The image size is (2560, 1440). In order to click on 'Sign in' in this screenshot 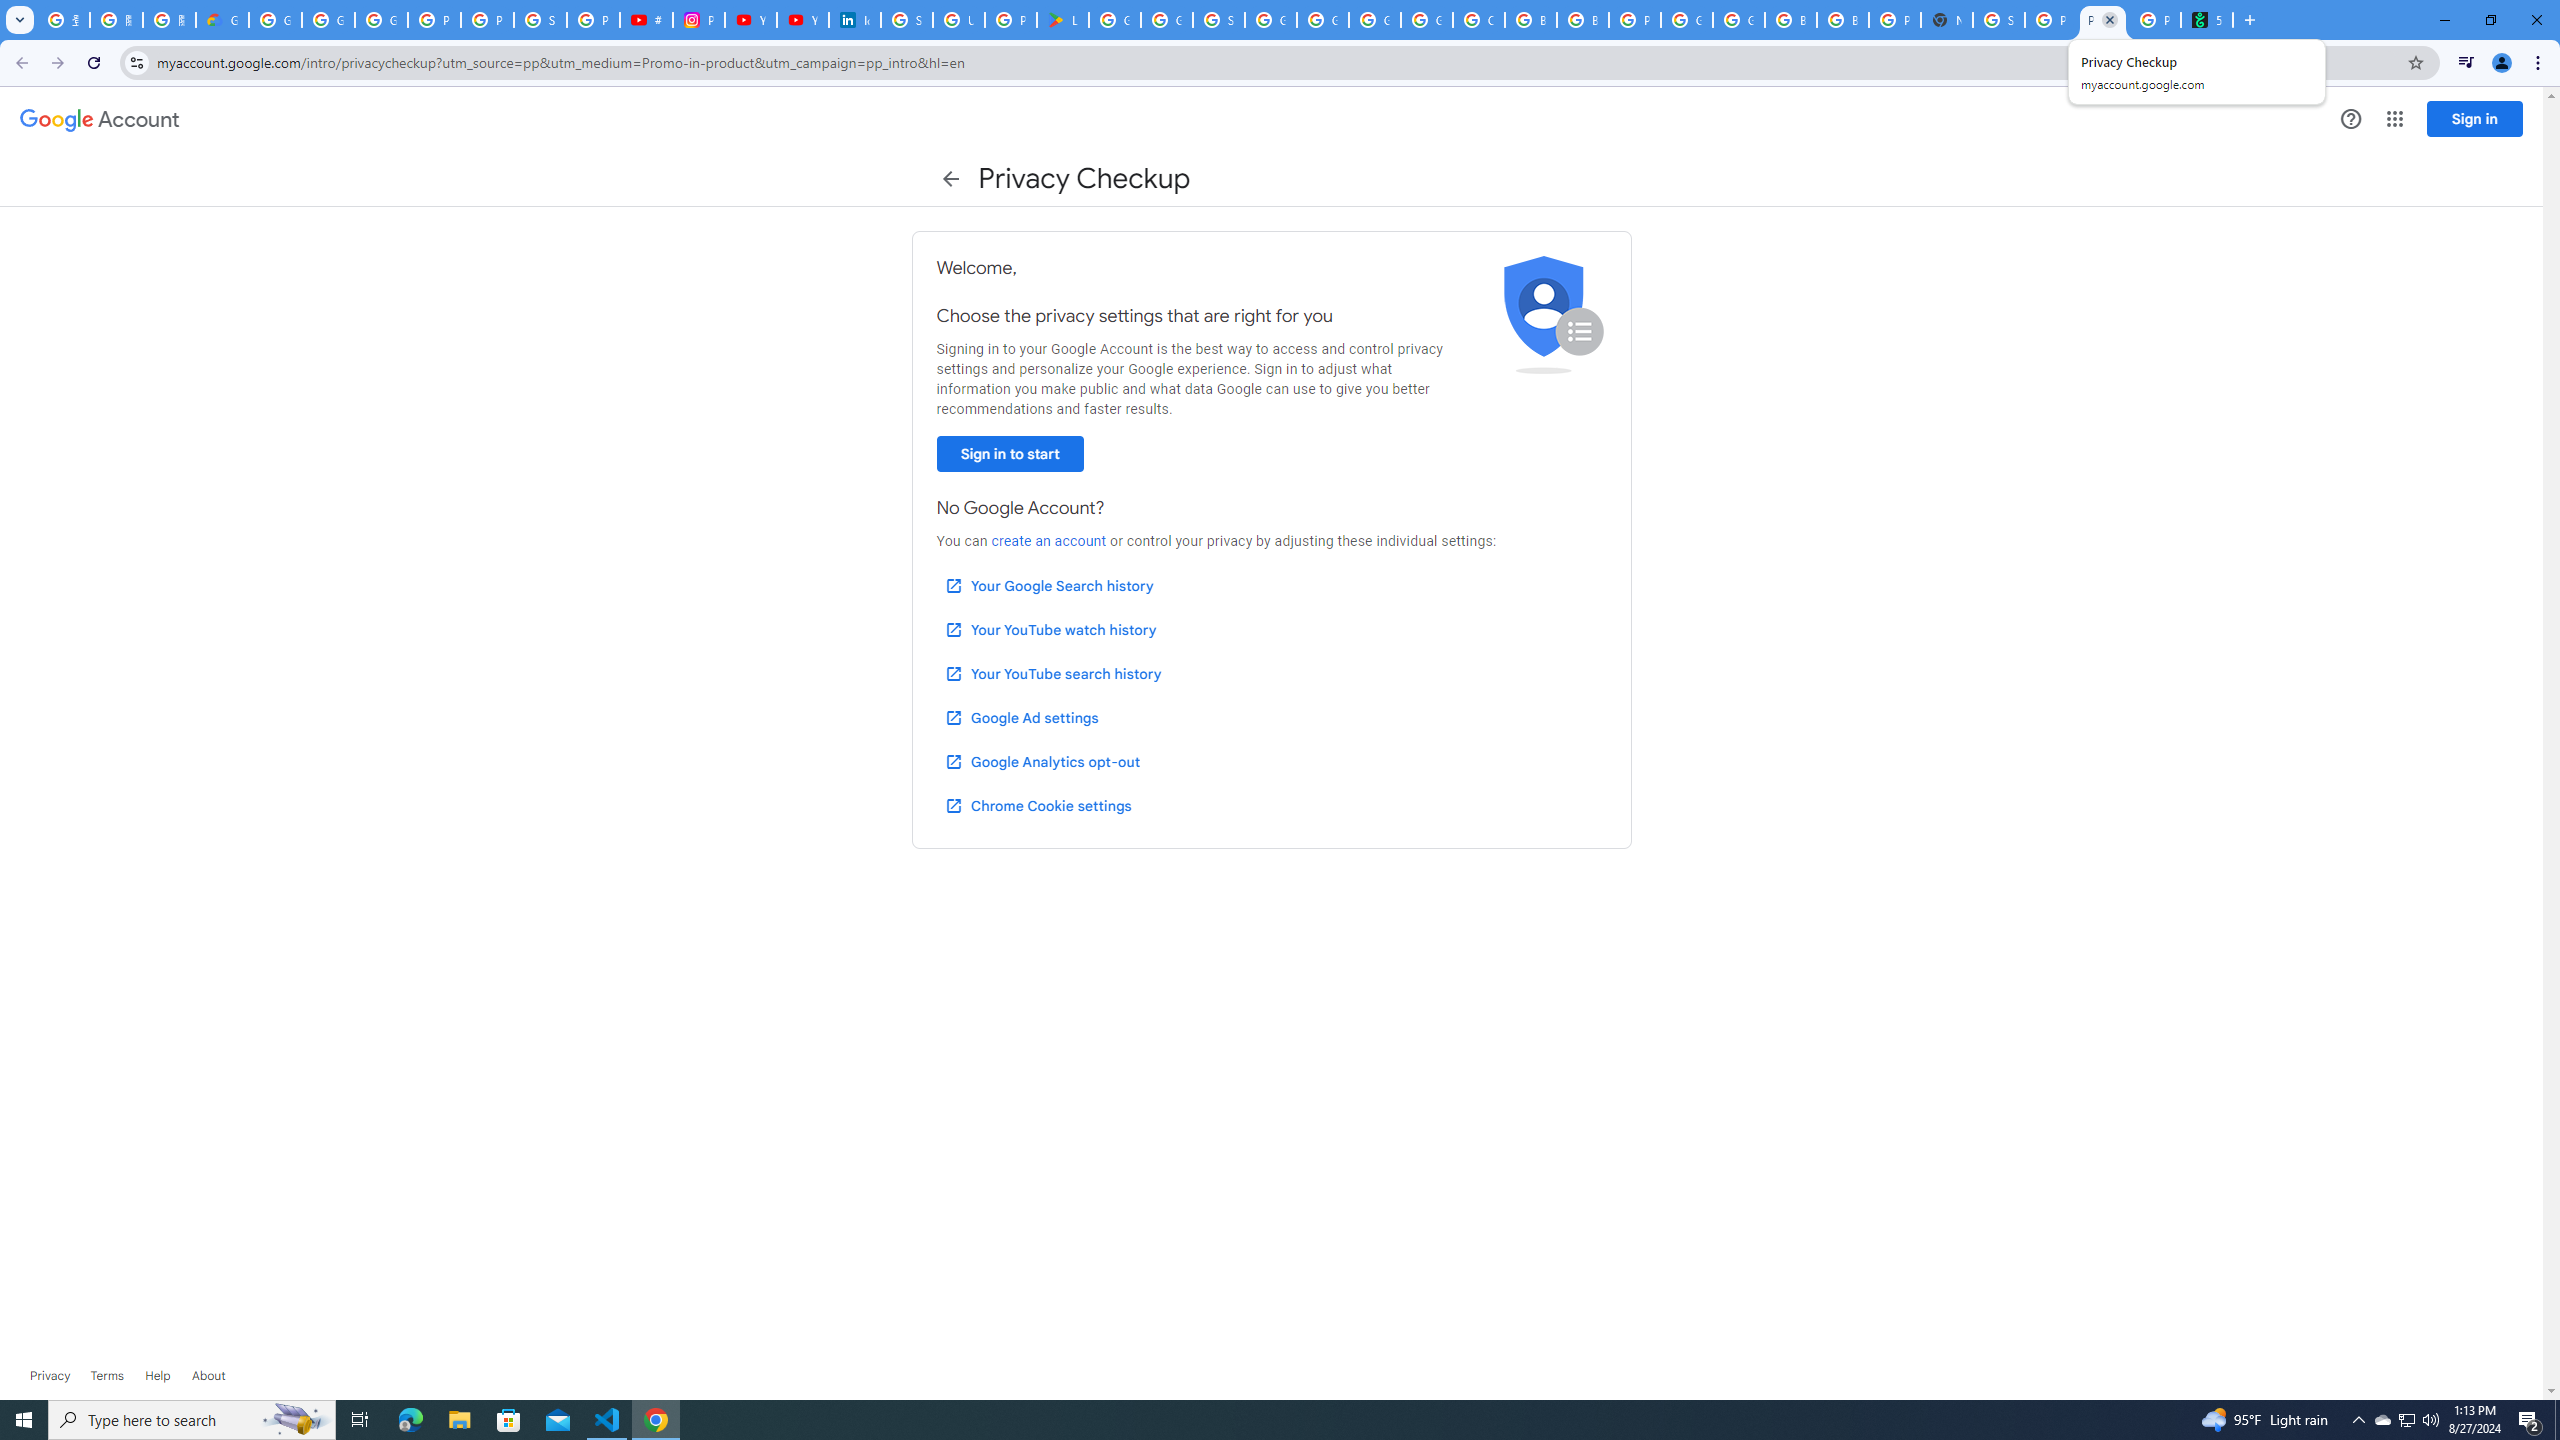, I will do `click(2474, 118)`.